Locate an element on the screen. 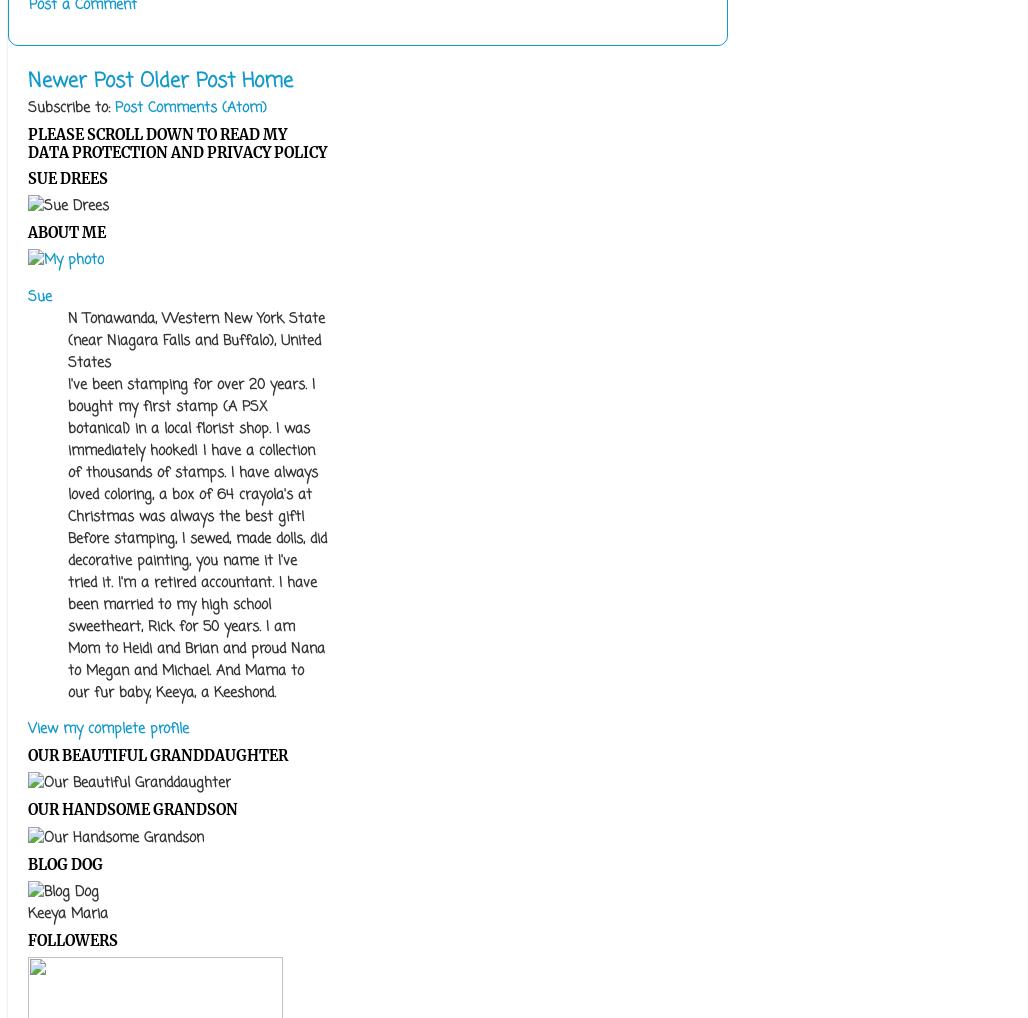  'Our Handsome Grandson' is located at coordinates (133, 810).